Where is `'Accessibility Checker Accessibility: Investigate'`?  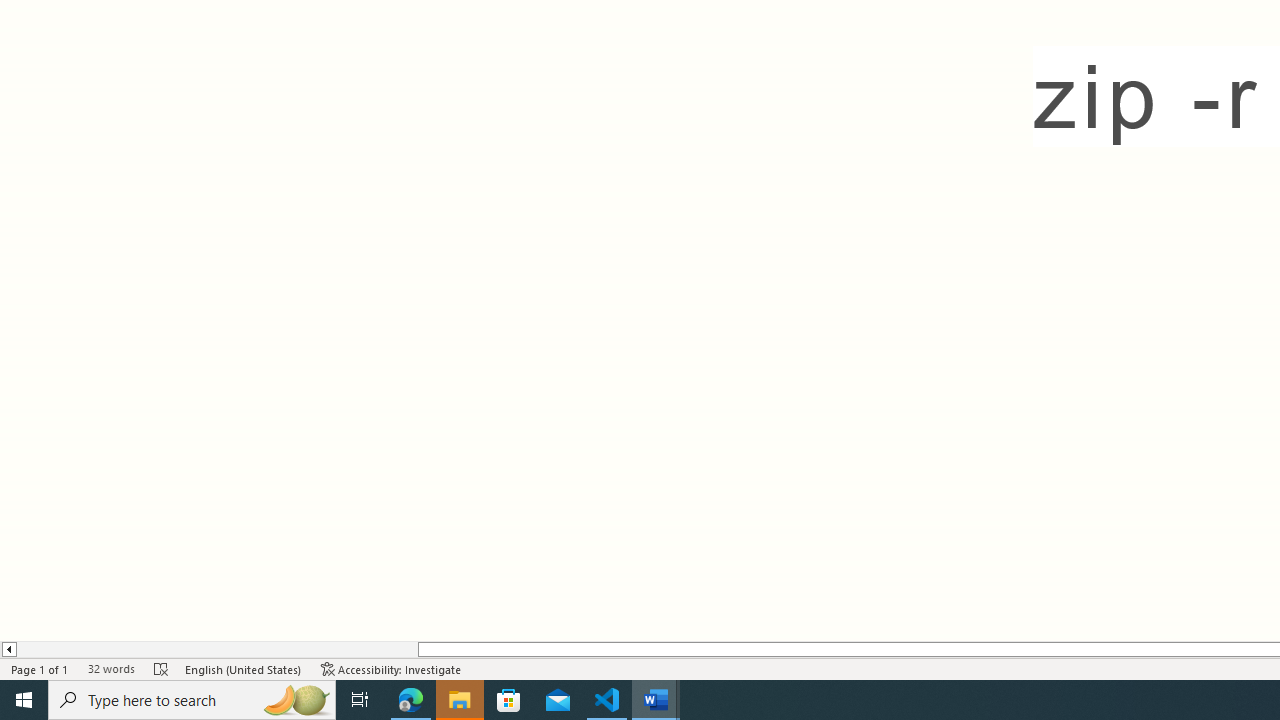 'Accessibility Checker Accessibility: Investigate' is located at coordinates (391, 669).